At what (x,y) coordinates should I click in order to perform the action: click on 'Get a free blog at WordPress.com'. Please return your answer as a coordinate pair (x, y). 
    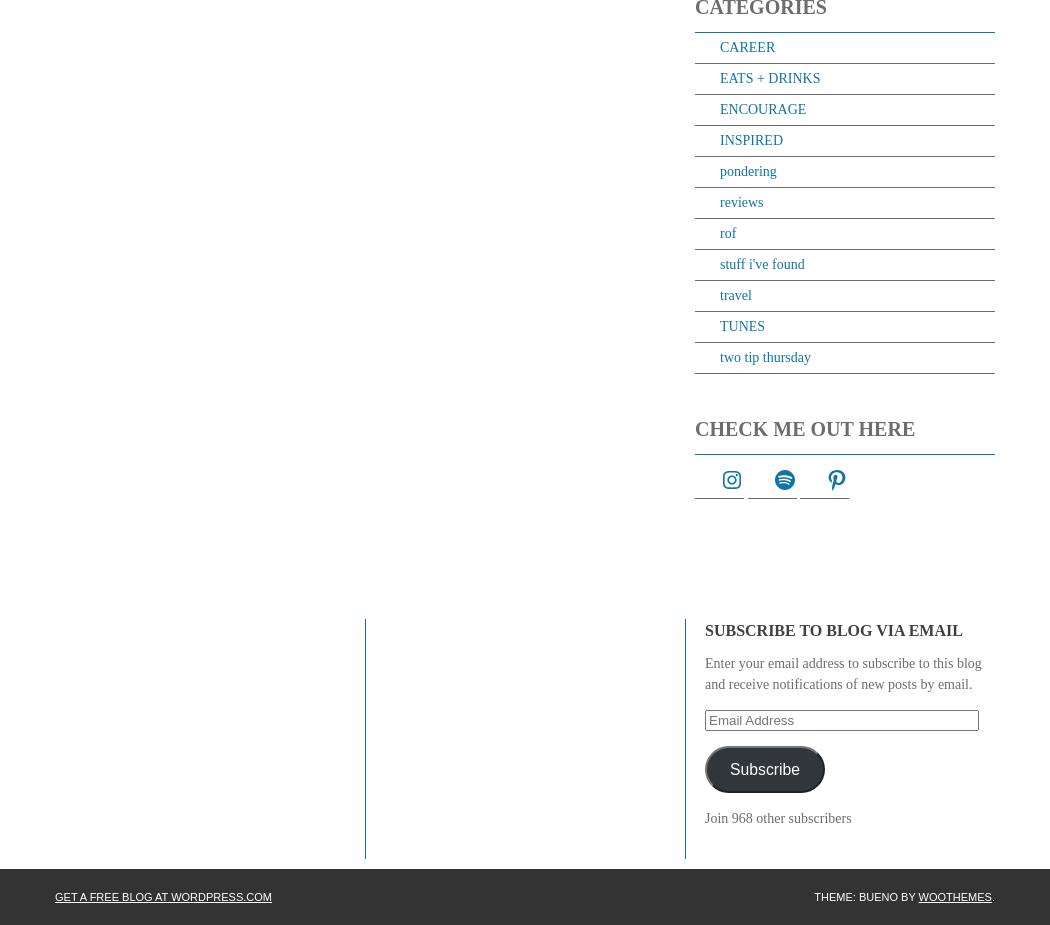
    Looking at the image, I should click on (163, 896).